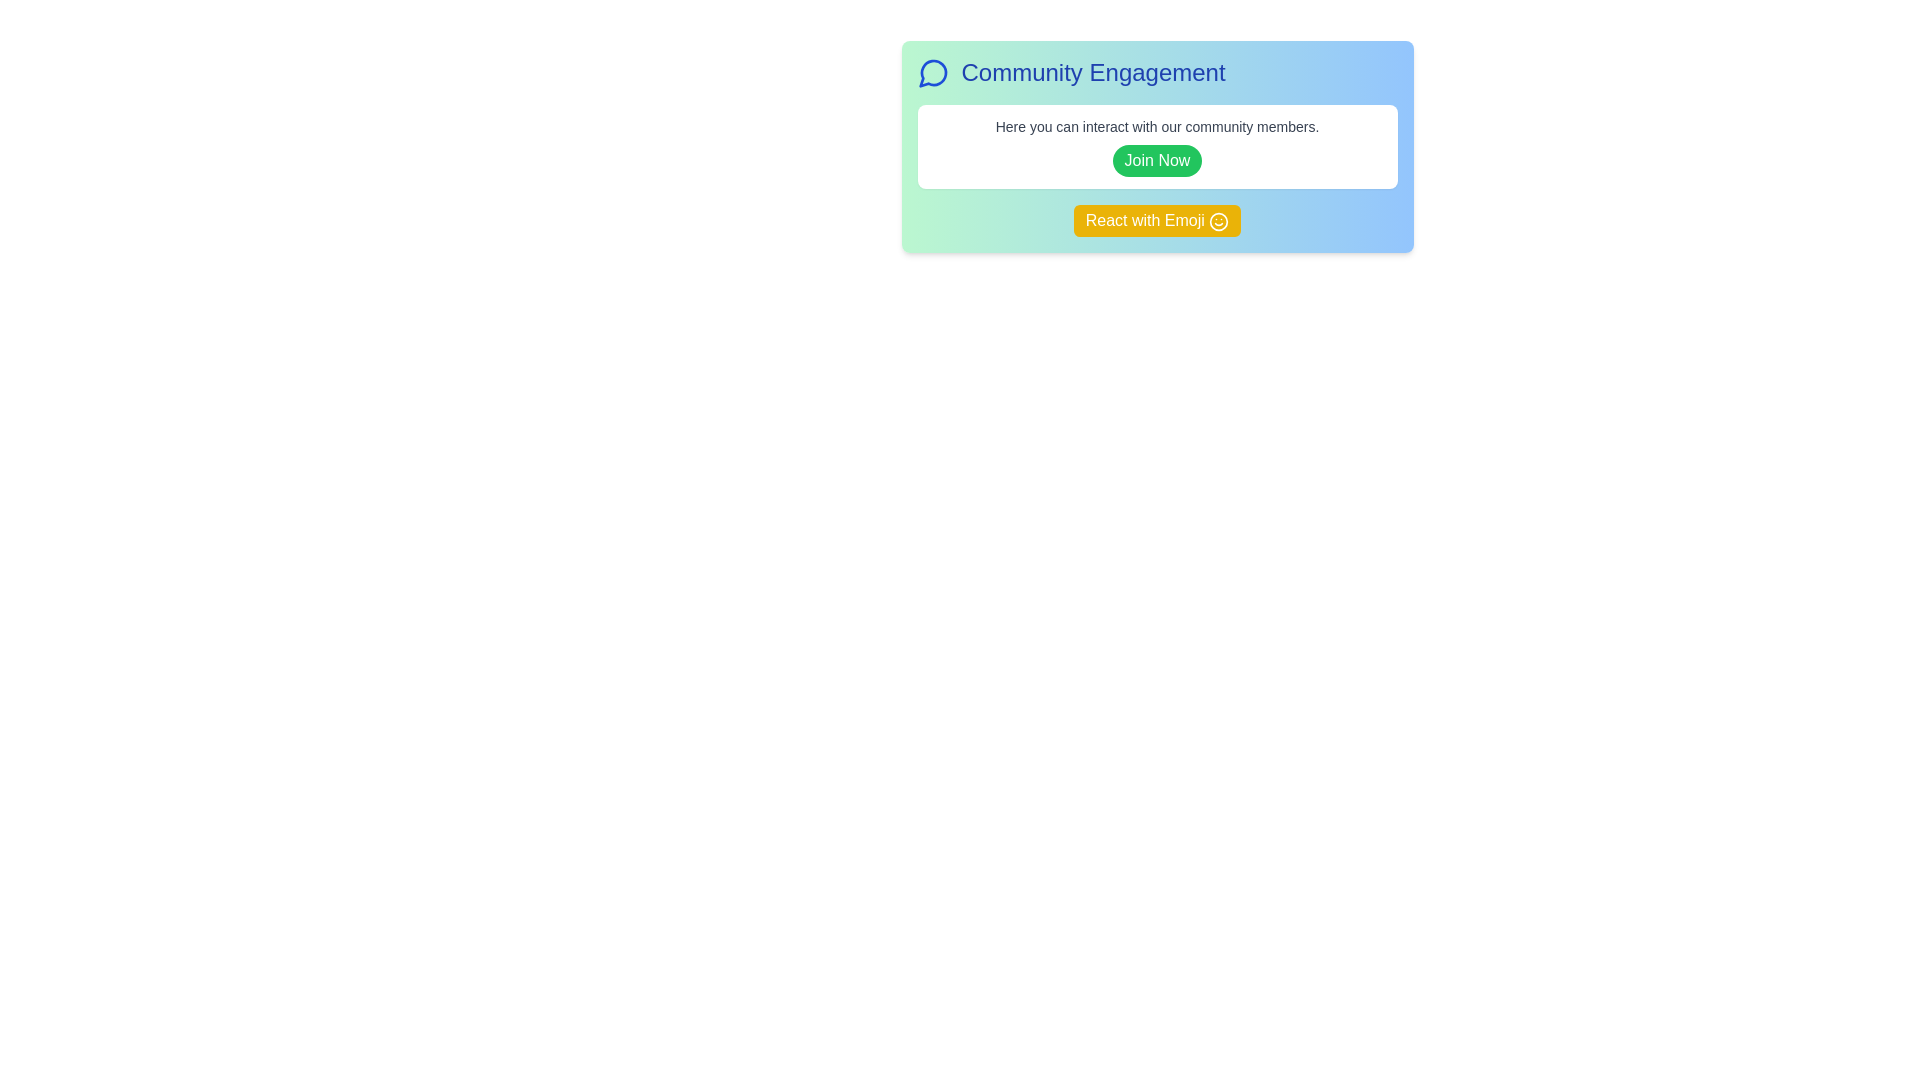 Image resolution: width=1920 pixels, height=1080 pixels. I want to click on the emoji icon located inside the 'React with Emoji' button on the right side next to the text, so click(1218, 221).